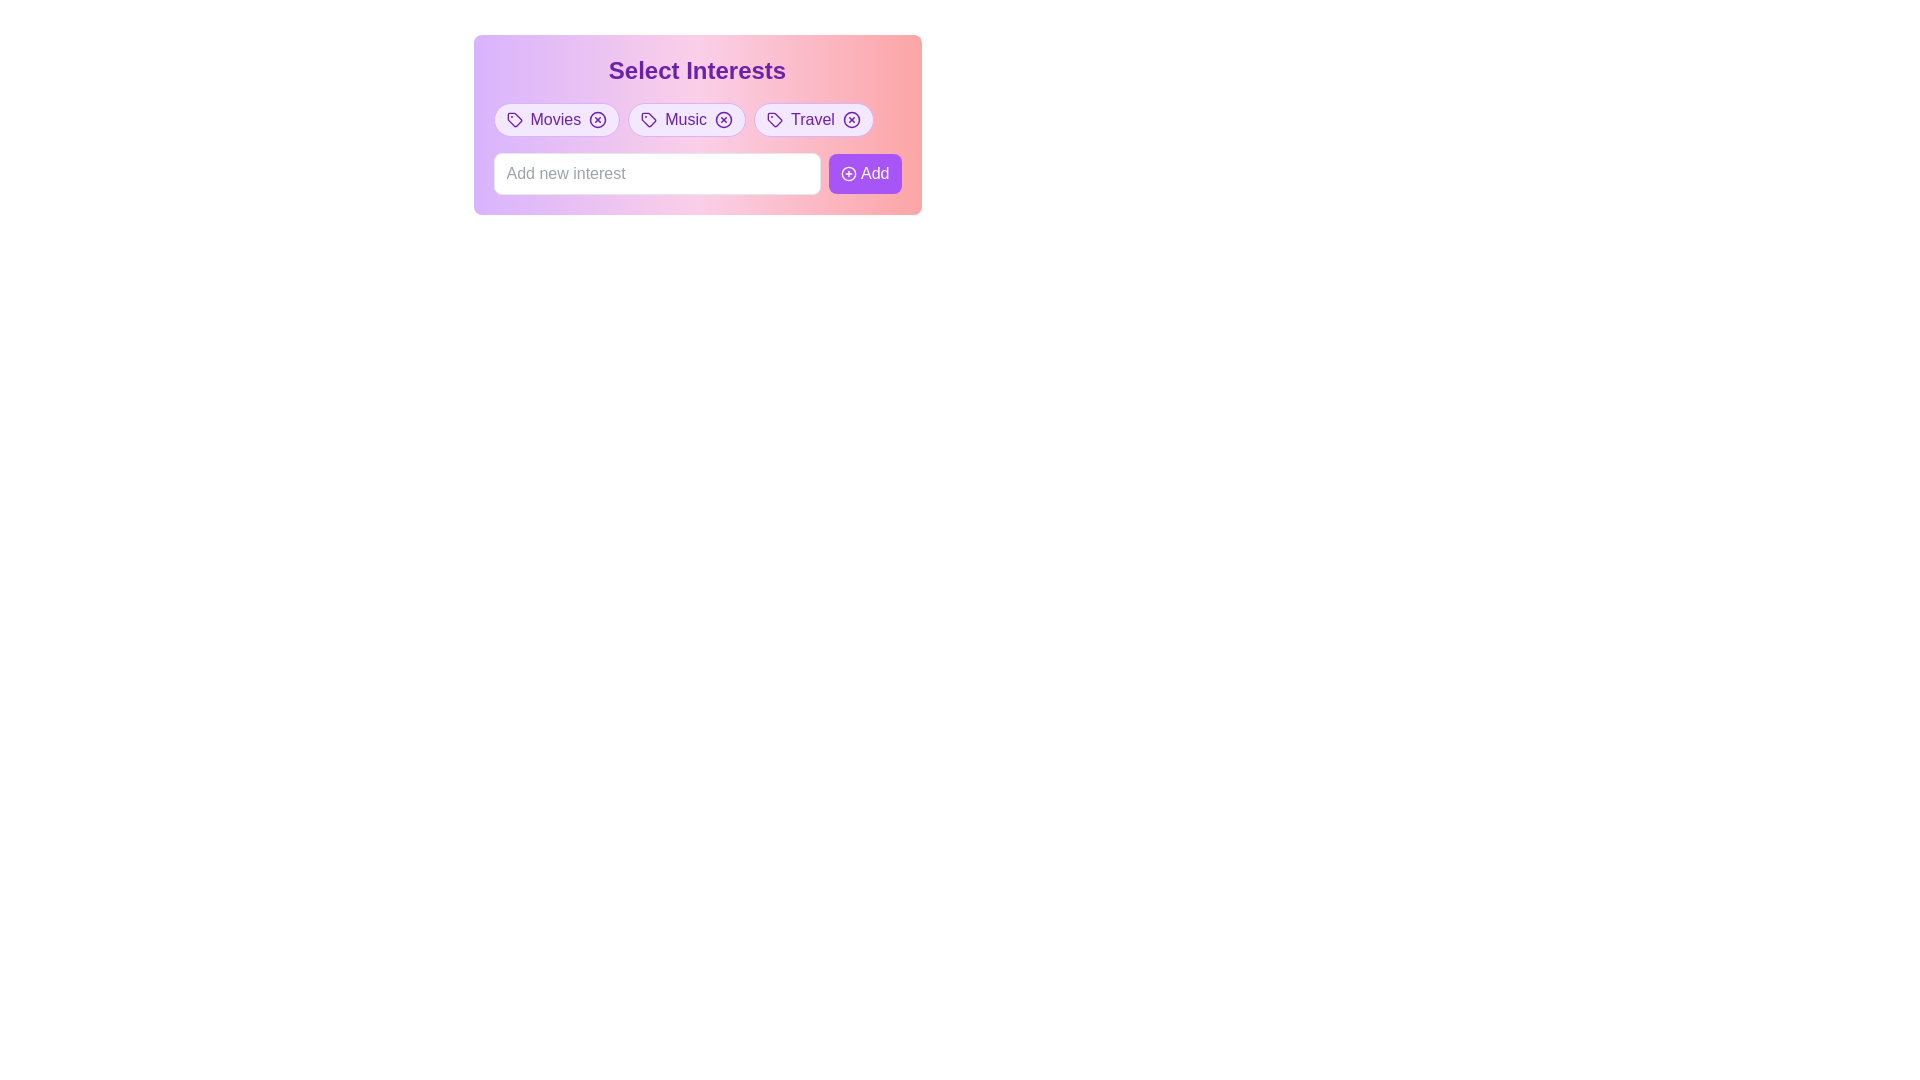  I want to click on the heading text labeled 'Select Interests', which is prominently displayed in bold, large font in vibrant purple color at the top of a gradient card-like section, so click(697, 69).